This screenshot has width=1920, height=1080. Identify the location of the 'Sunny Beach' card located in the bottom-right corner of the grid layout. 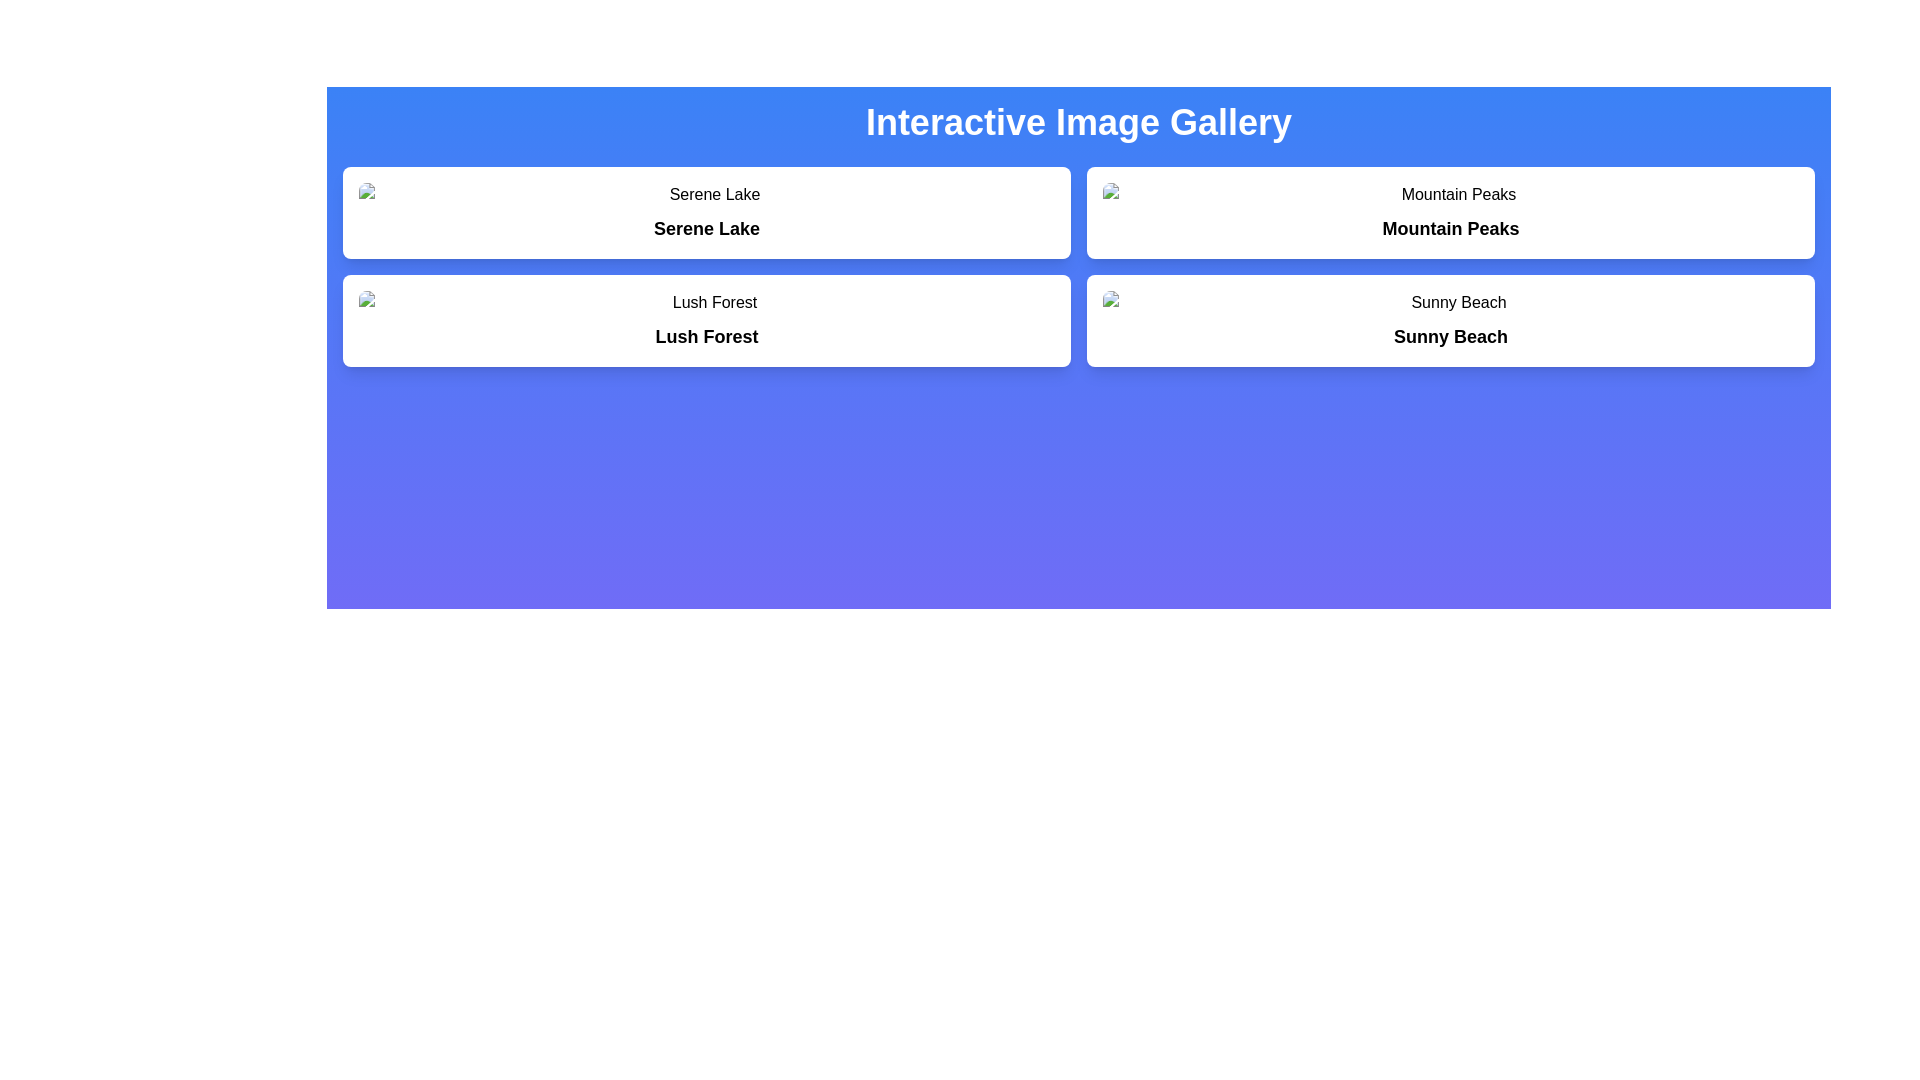
(1450, 319).